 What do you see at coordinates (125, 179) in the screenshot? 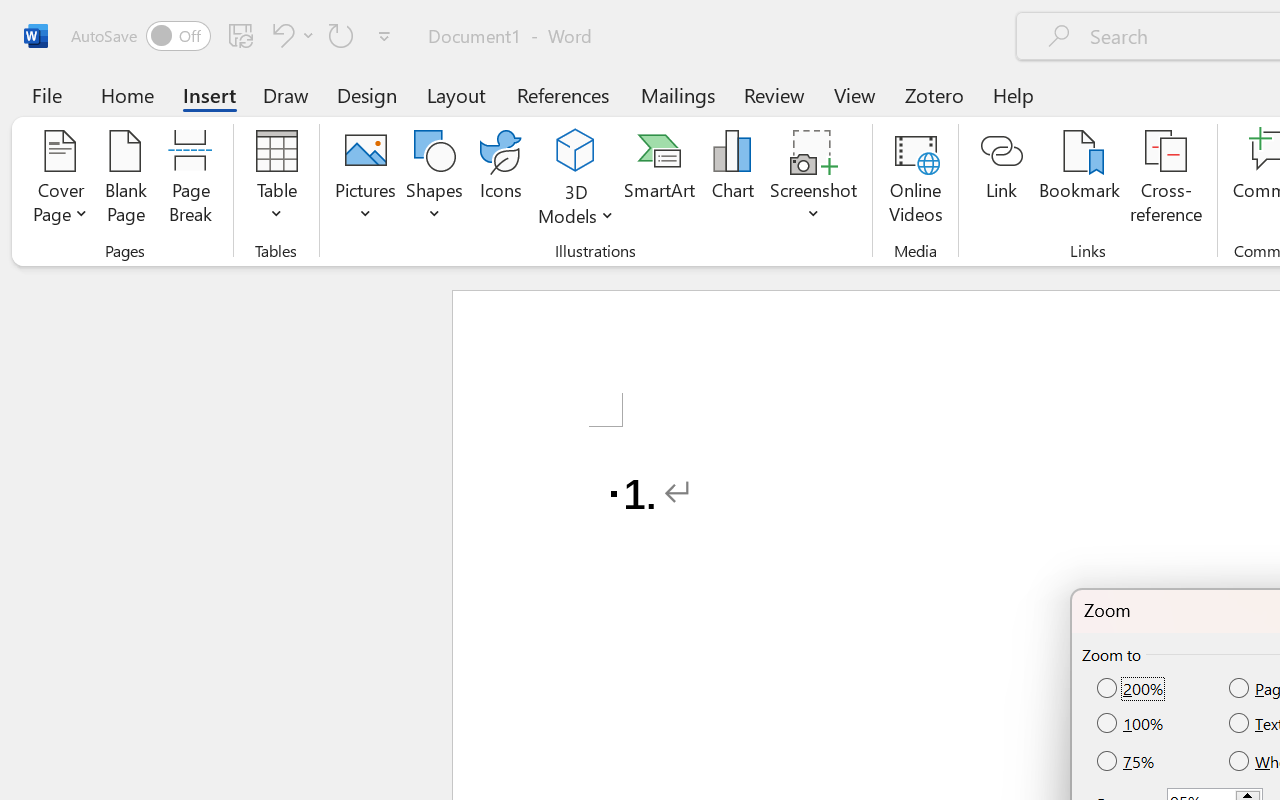
I see `'Blank Page'` at bounding box center [125, 179].